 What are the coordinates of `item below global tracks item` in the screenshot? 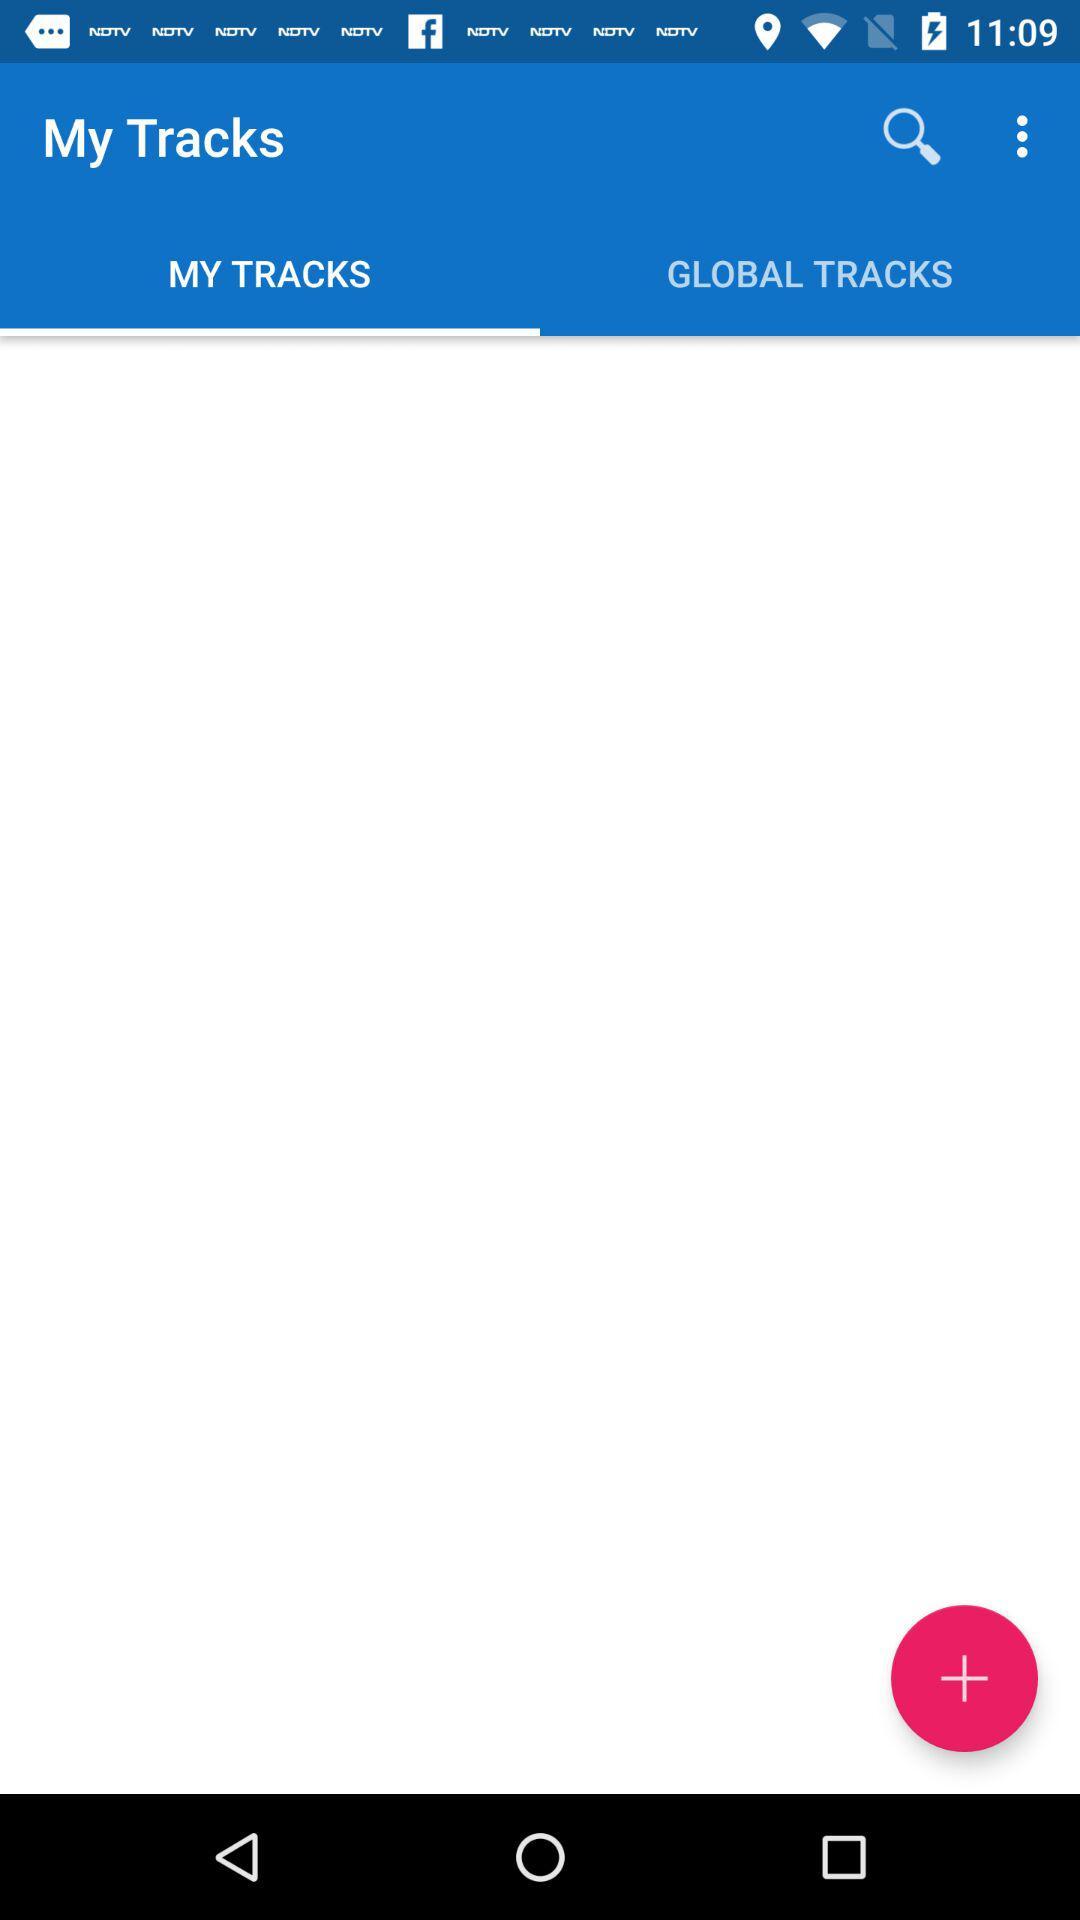 It's located at (963, 1678).